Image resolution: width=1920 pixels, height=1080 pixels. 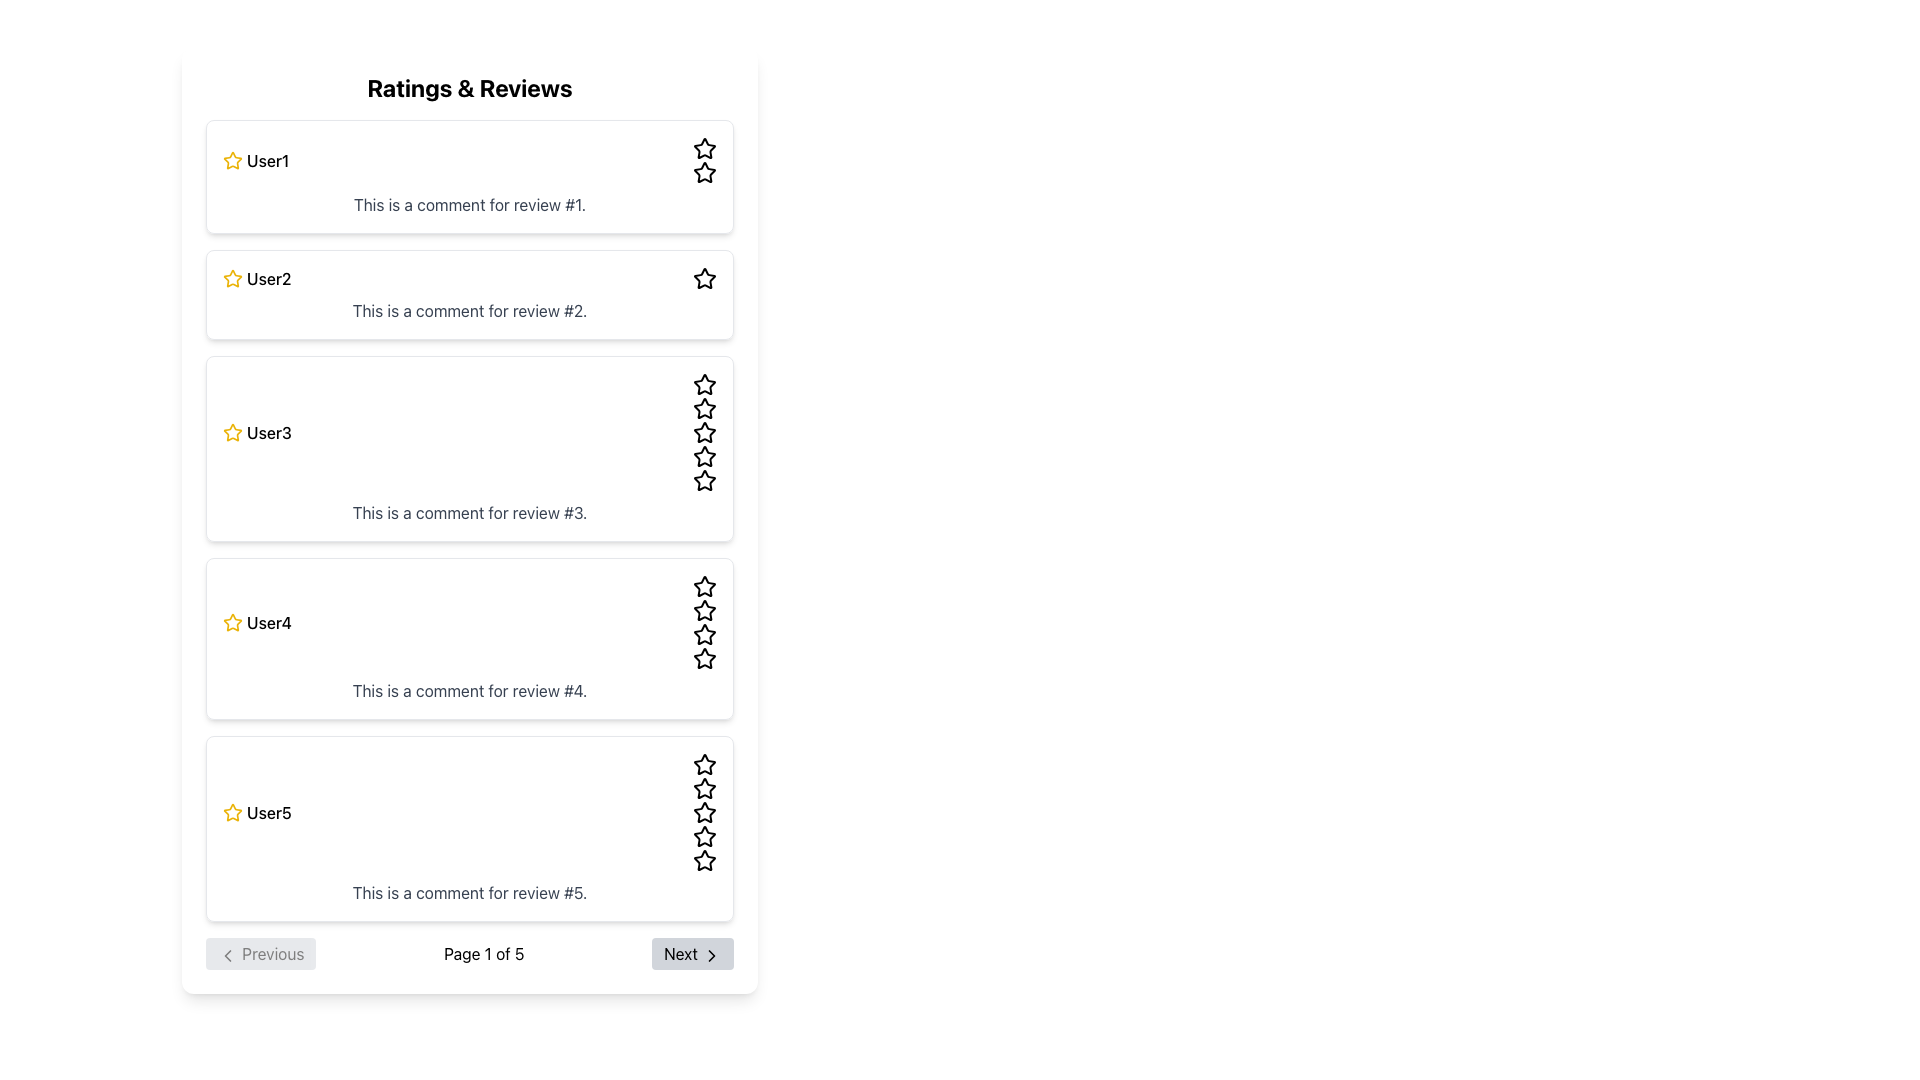 What do you see at coordinates (268, 431) in the screenshot?
I see `the text element displaying 'User3', which is the third user name in a vertically stacked list of reviews` at bounding box center [268, 431].